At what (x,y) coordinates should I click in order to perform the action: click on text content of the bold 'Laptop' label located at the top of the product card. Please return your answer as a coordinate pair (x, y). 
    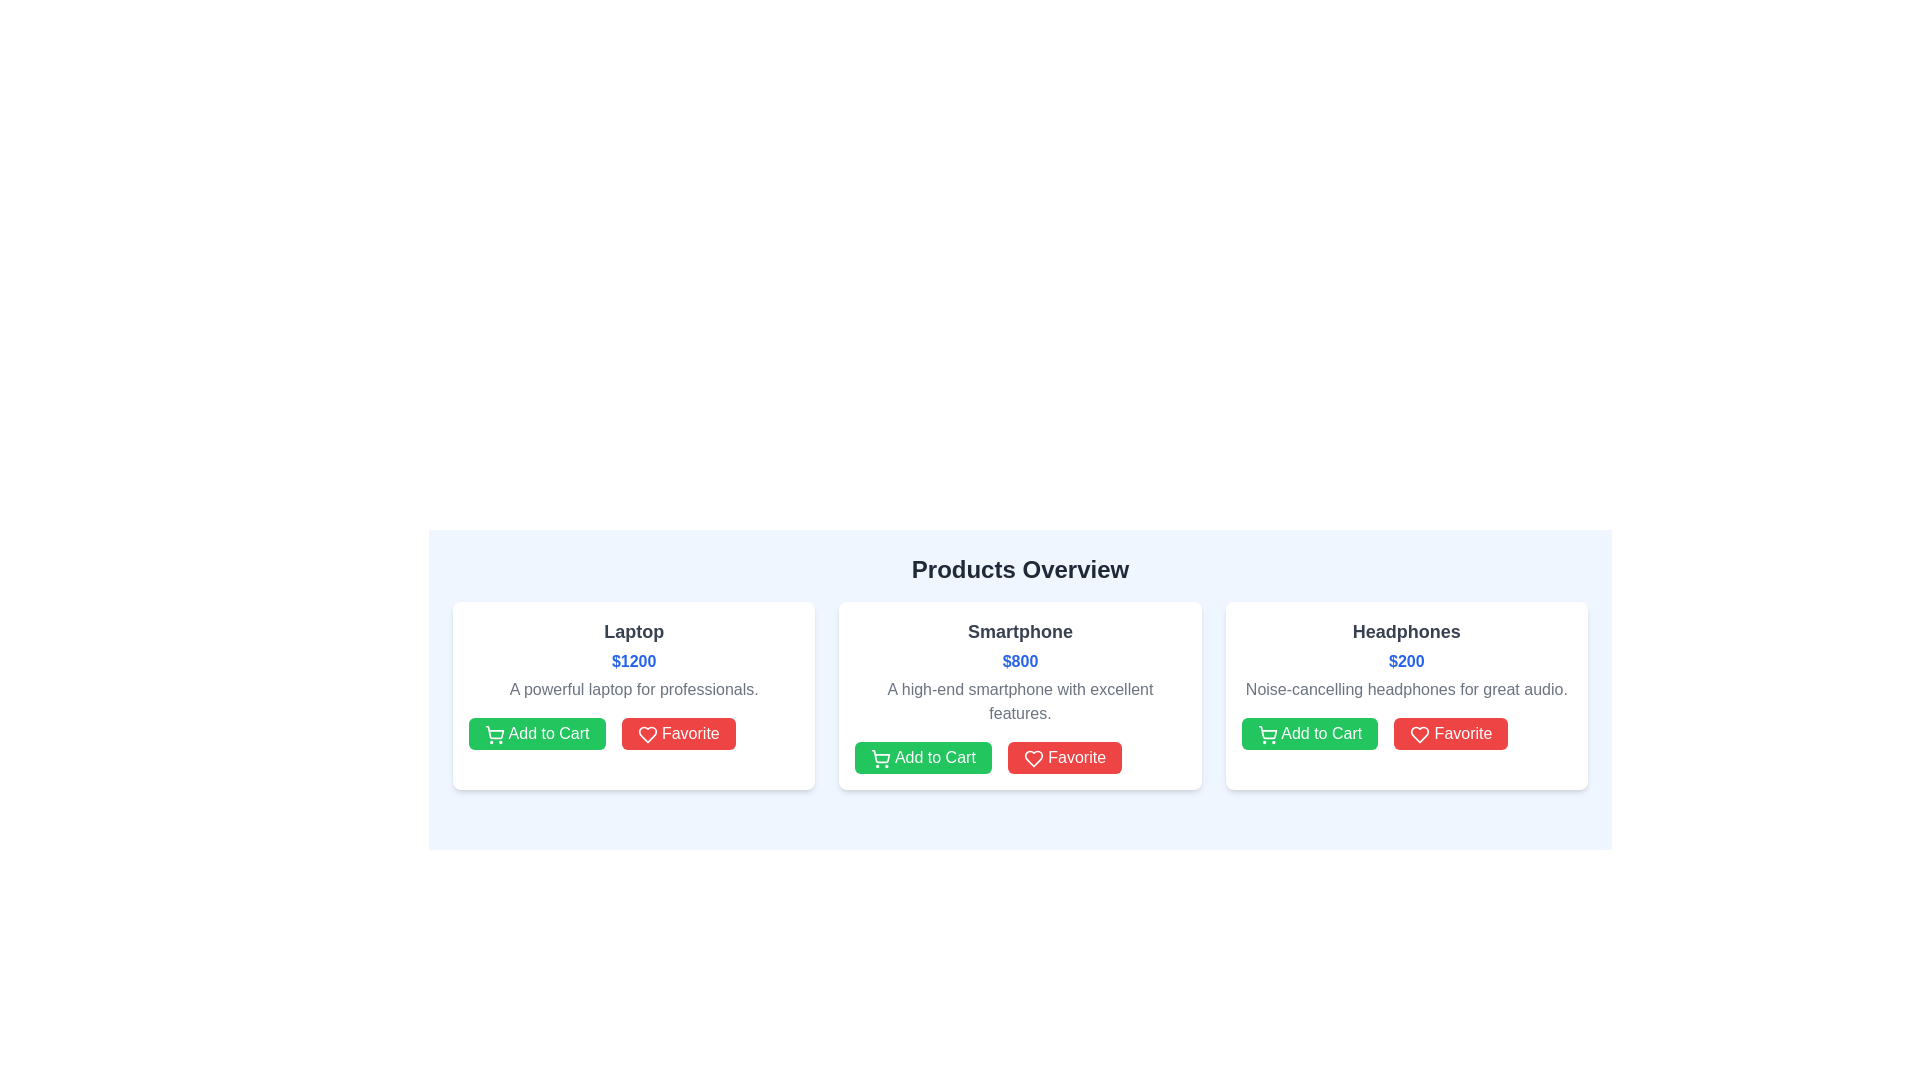
    Looking at the image, I should click on (633, 632).